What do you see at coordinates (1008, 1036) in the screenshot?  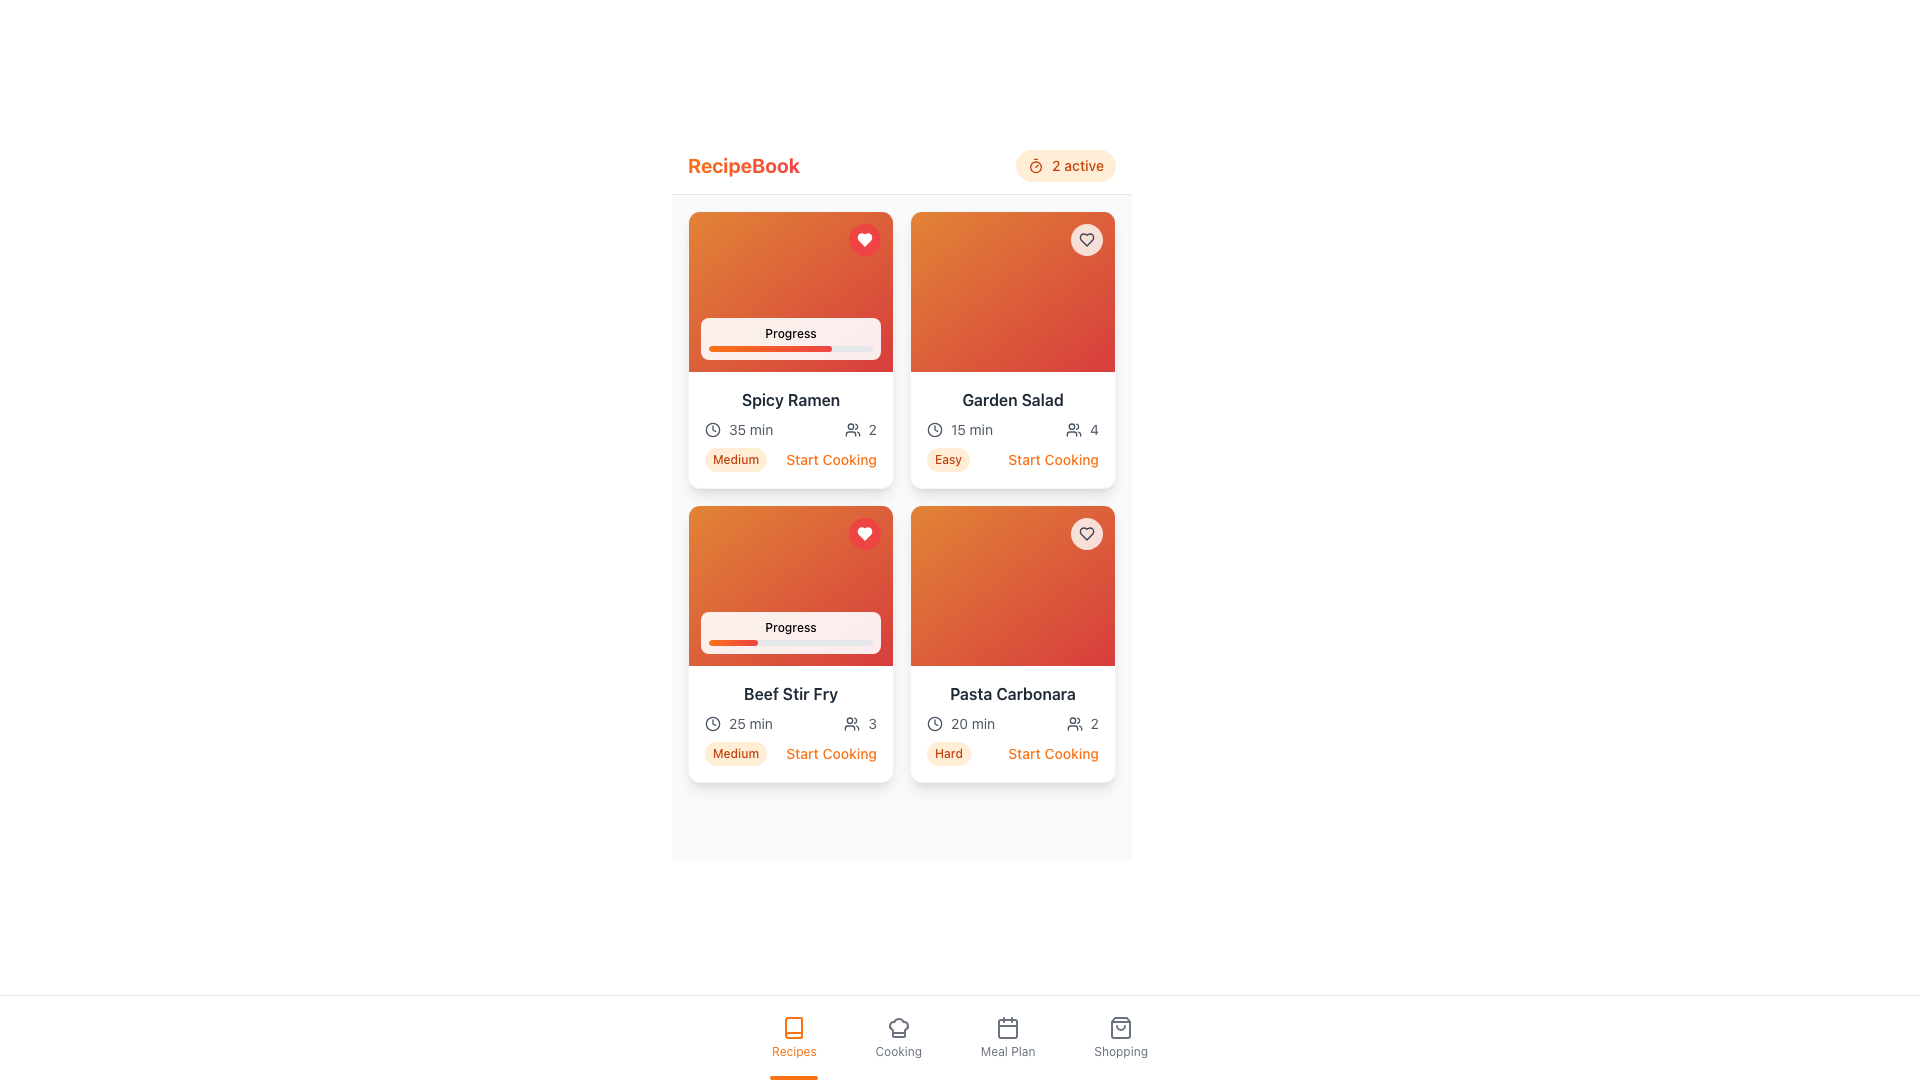 I see `the 'Meal Plan' button, which features a calendar icon and gray text, located in the bottom navigation bar between 'Cooking' and 'Shopping'` at bounding box center [1008, 1036].